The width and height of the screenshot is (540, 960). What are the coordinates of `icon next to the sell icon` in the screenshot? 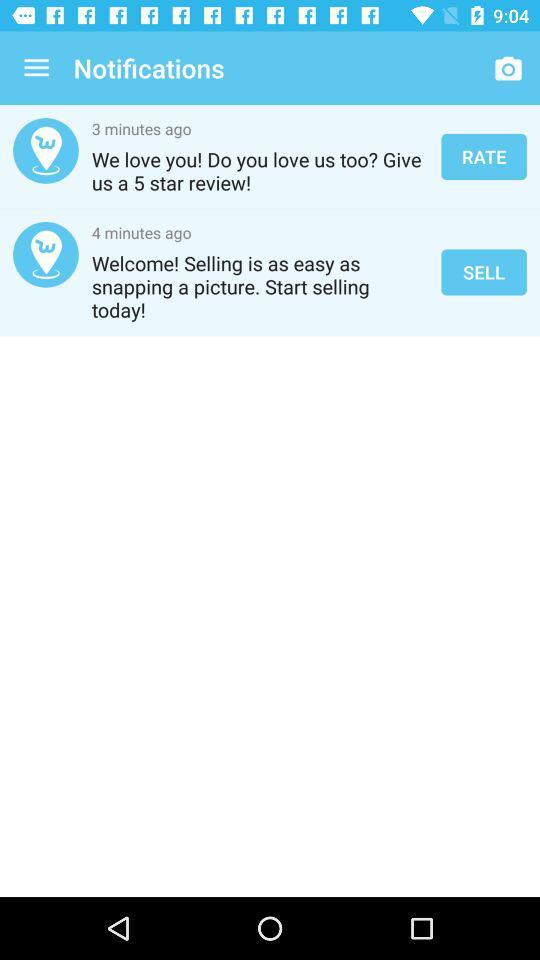 It's located at (260, 285).